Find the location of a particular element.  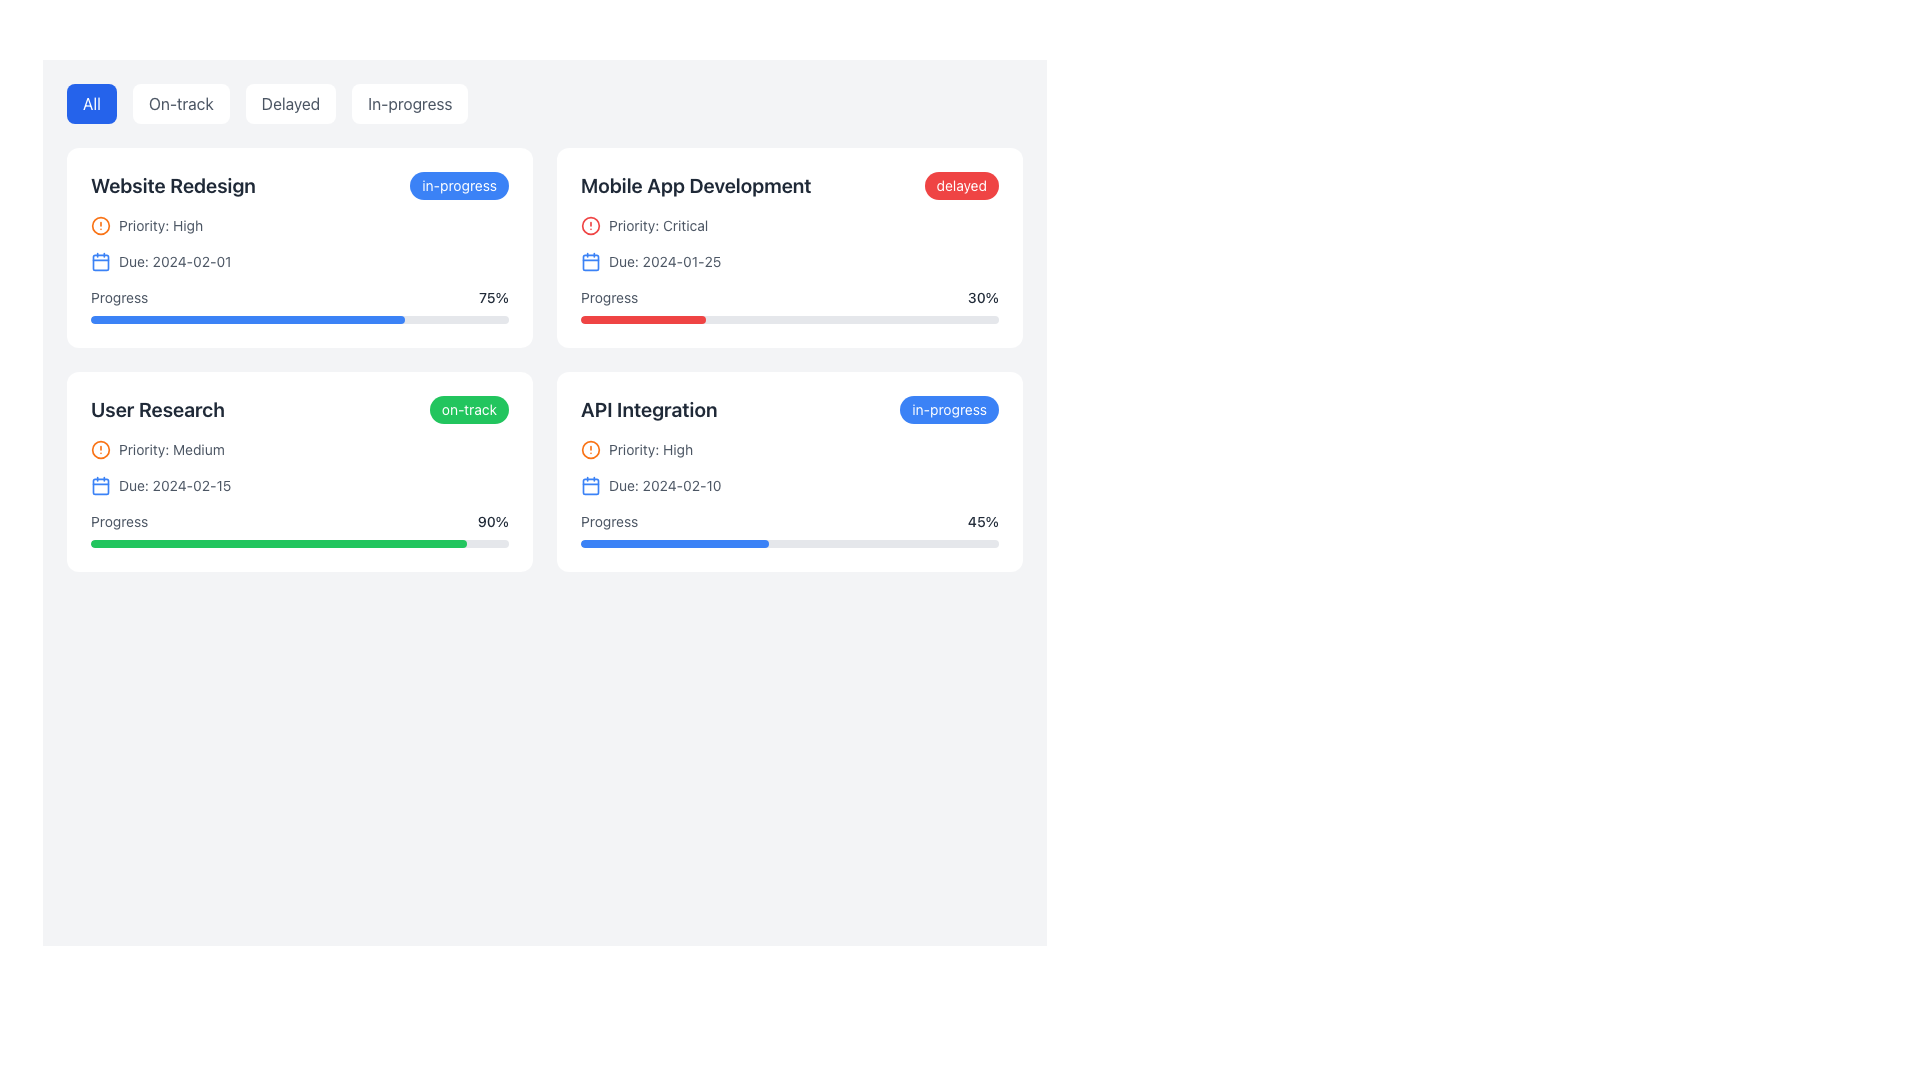

the text label displaying 'Priority: High' located in the 'Website Redesign' card, positioned below the title and above the due information, to the right of an orange alert icon is located at coordinates (161, 225).